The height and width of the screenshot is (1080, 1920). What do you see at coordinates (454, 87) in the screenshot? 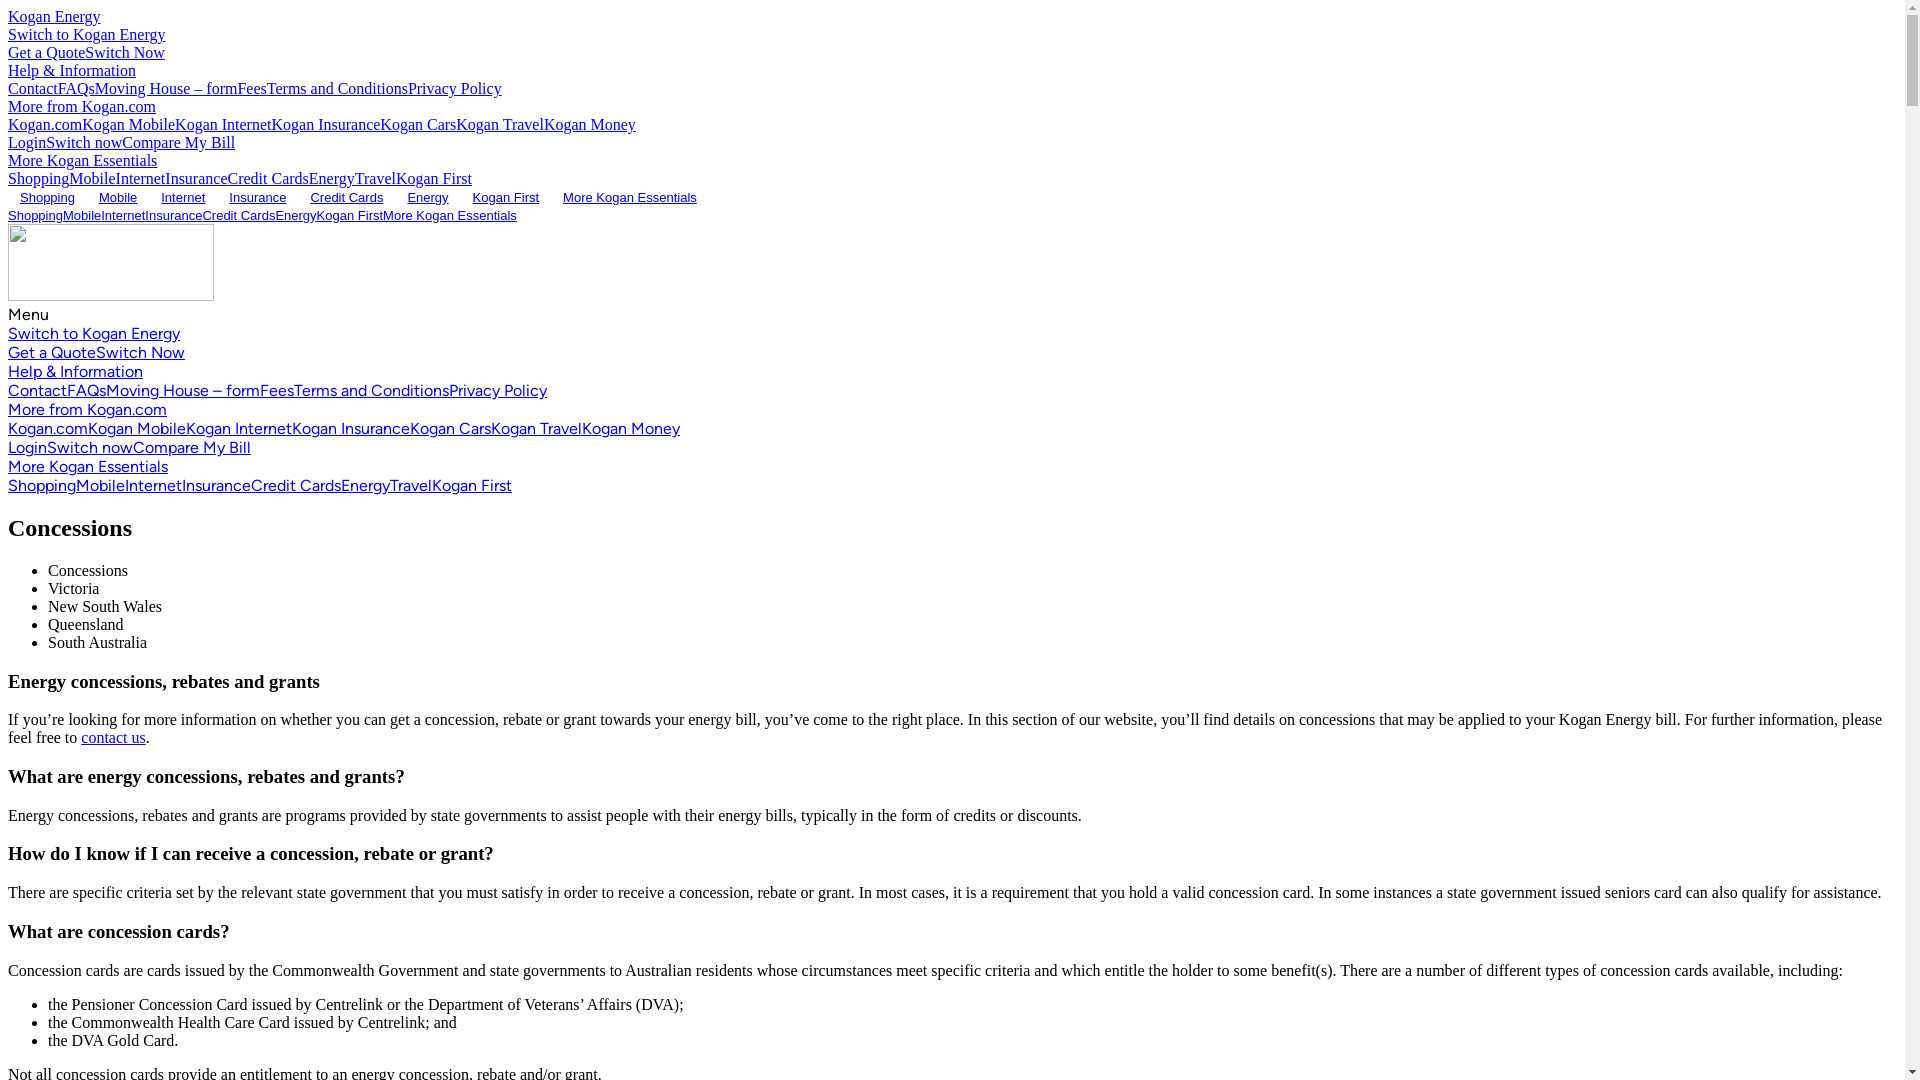
I see `'Privacy Policy'` at bounding box center [454, 87].